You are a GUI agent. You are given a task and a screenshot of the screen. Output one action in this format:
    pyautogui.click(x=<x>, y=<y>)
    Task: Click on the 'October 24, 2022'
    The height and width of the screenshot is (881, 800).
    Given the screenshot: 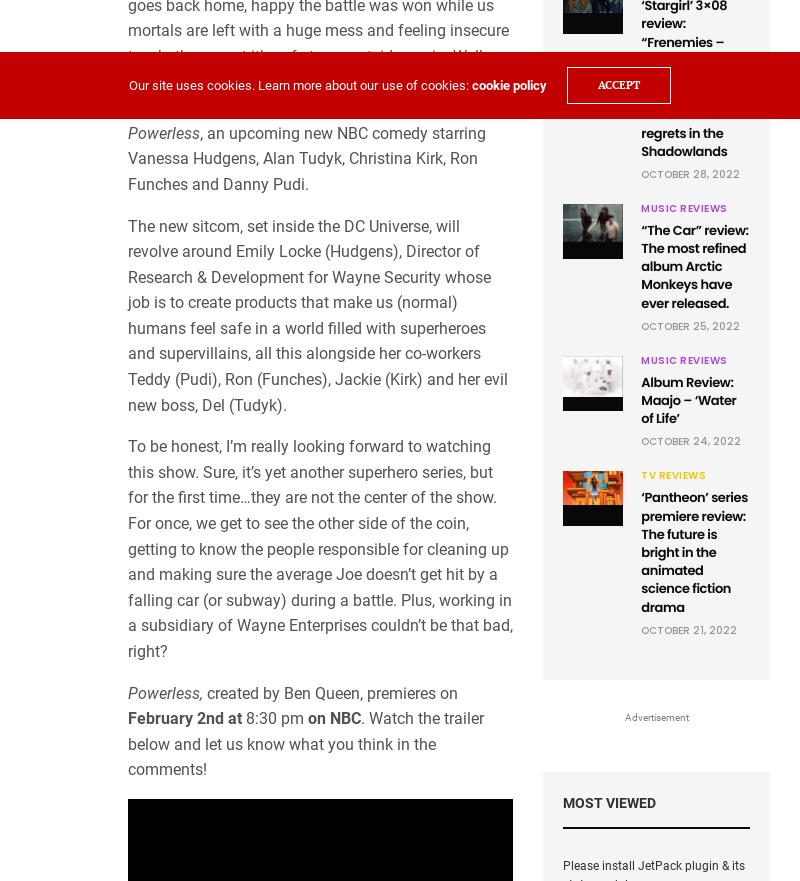 What is the action you would take?
    pyautogui.click(x=691, y=440)
    